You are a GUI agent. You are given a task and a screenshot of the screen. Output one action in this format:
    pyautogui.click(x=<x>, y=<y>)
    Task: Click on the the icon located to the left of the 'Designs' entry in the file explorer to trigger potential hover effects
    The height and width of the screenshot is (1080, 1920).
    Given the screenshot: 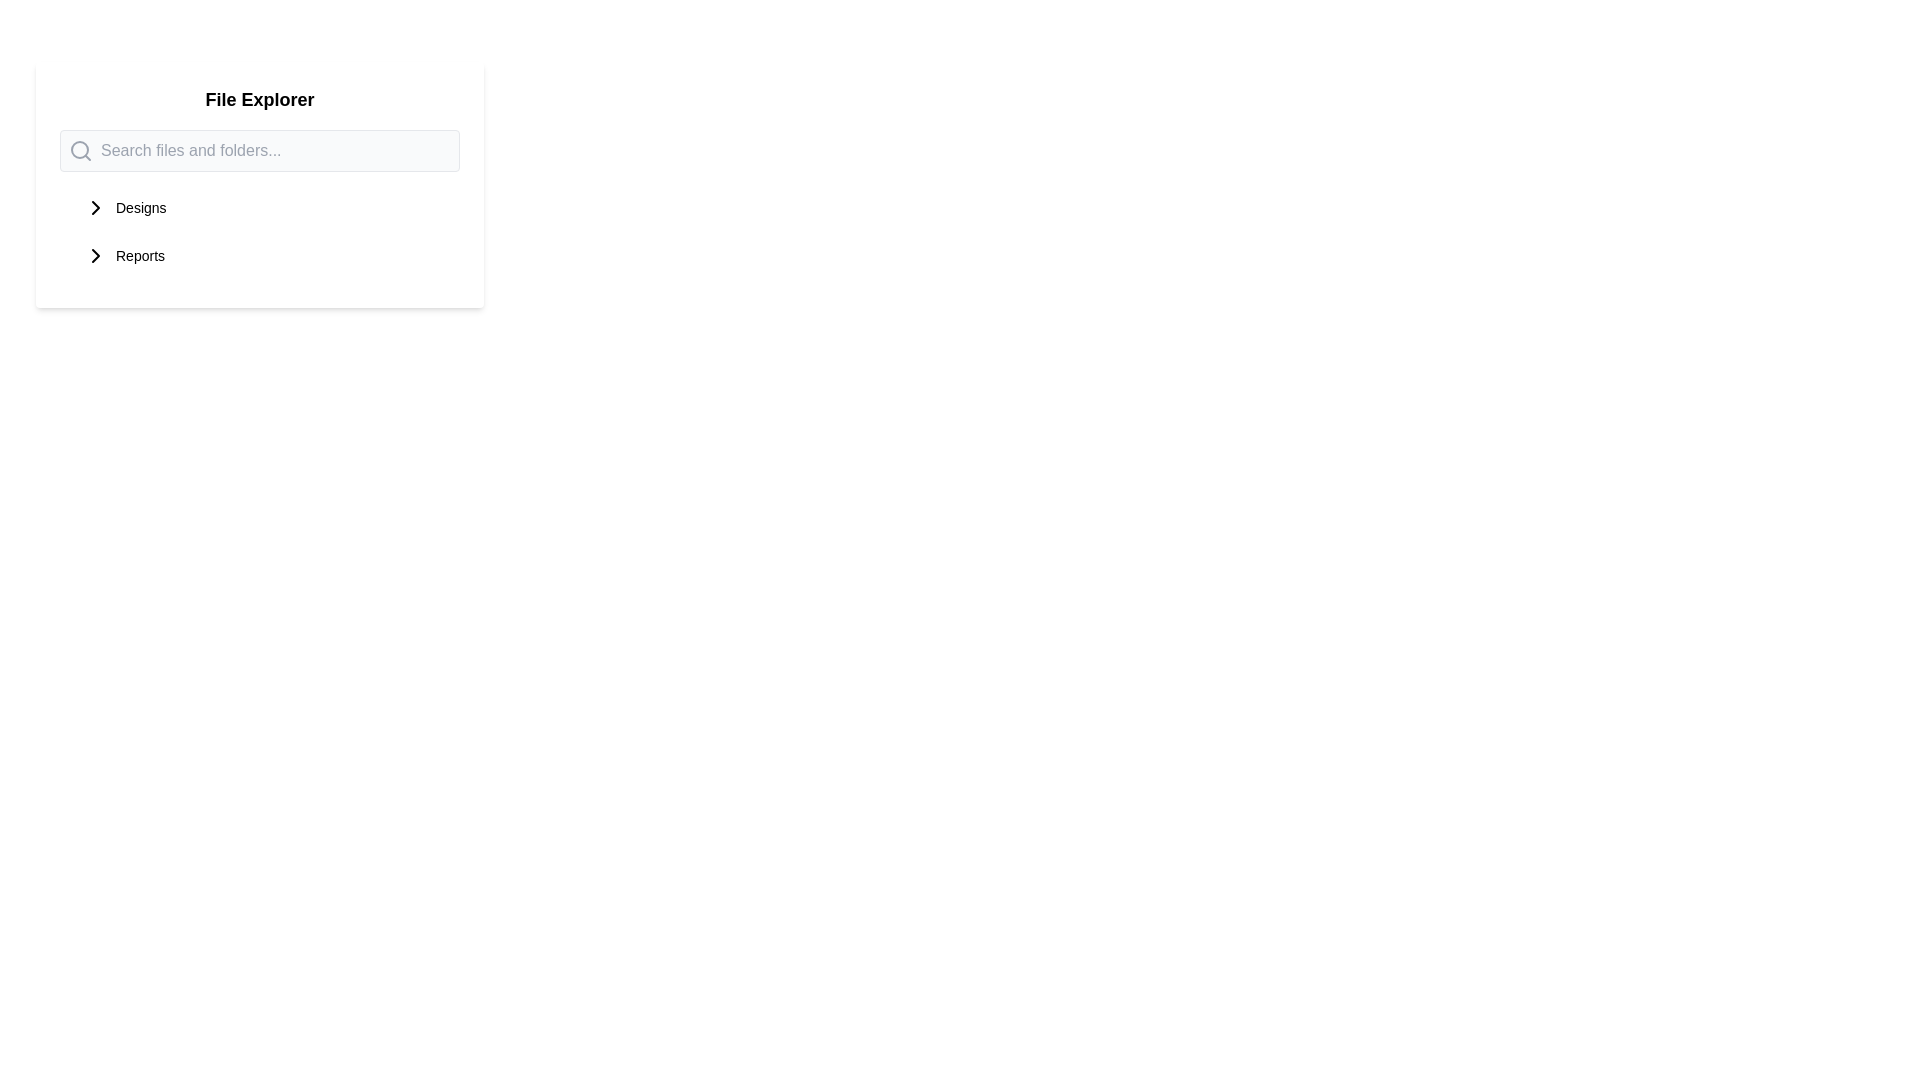 What is the action you would take?
    pyautogui.click(x=95, y=208)
    